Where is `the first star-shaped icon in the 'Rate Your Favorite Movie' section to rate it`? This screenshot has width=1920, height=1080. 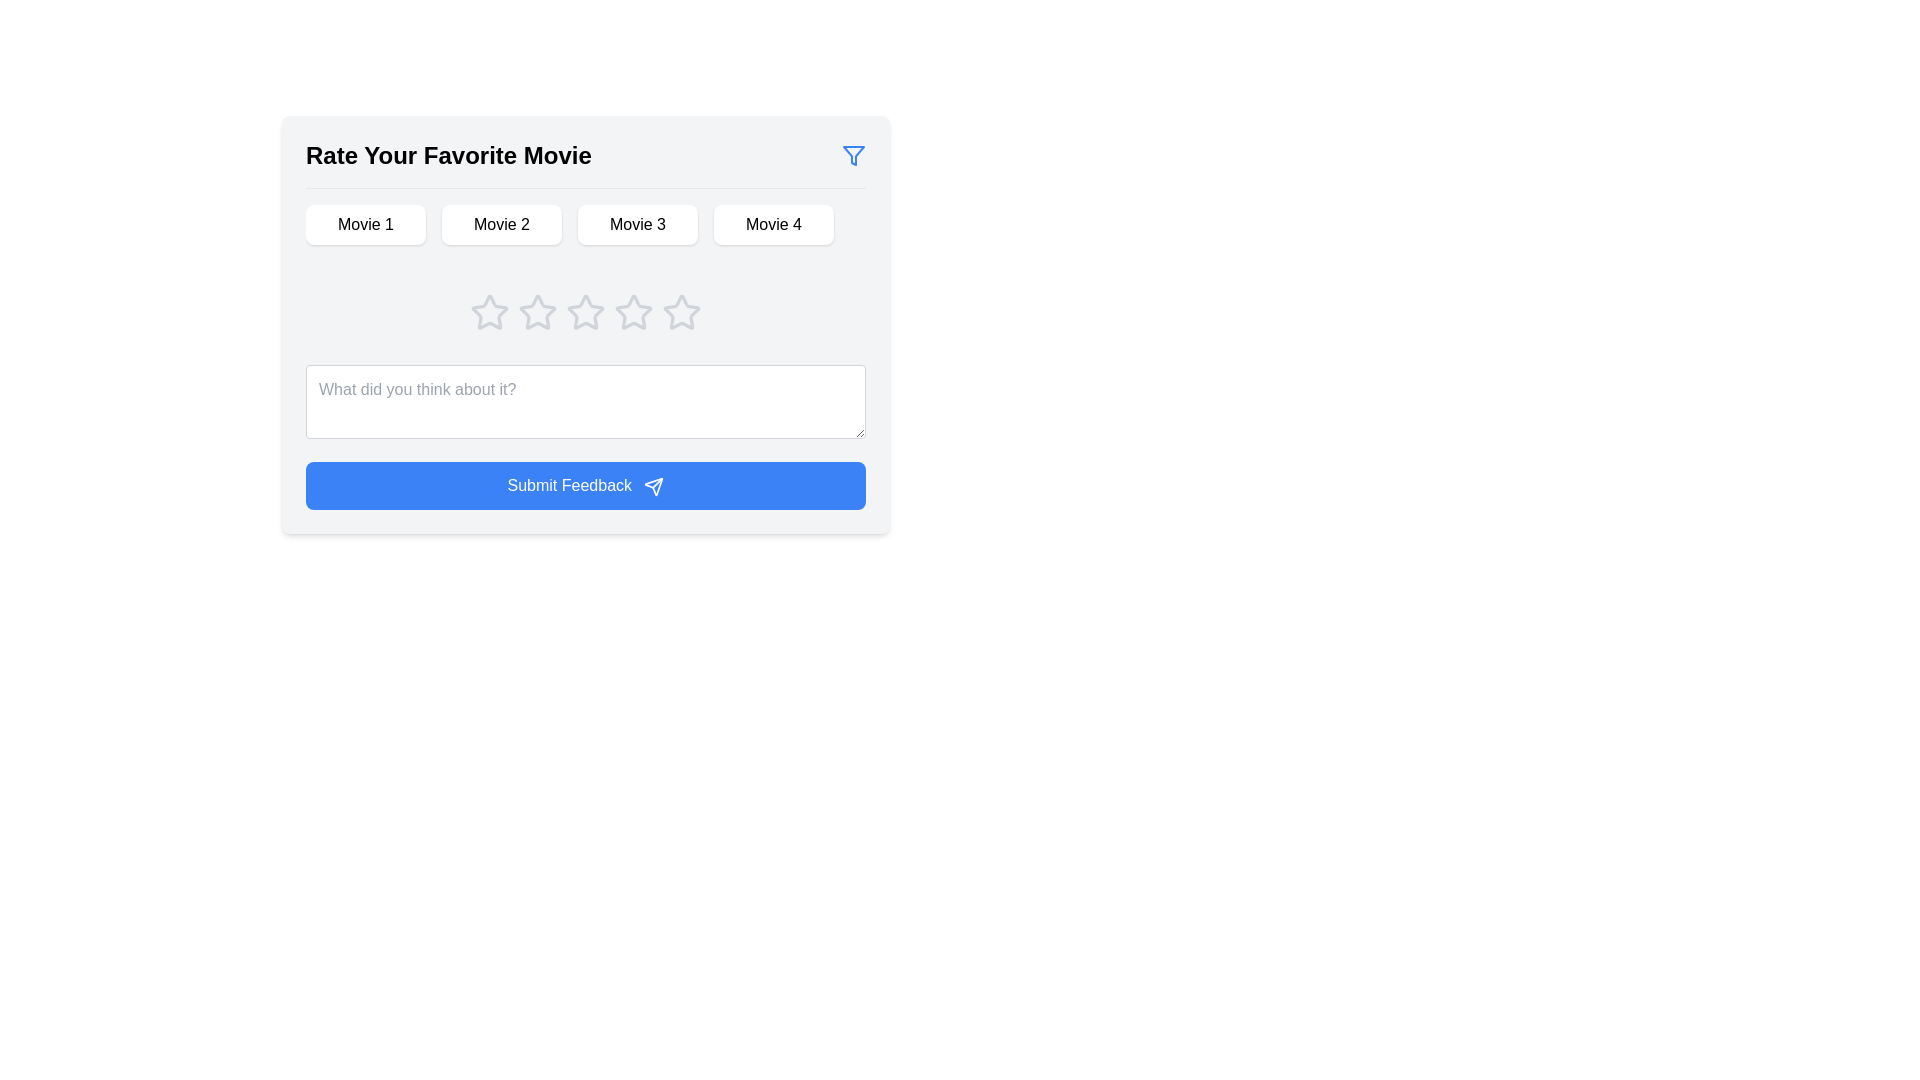
the first star-shaped icon in the 'Rate Your Favorite Movie' section to rate it is located at coordinates (489, 312).